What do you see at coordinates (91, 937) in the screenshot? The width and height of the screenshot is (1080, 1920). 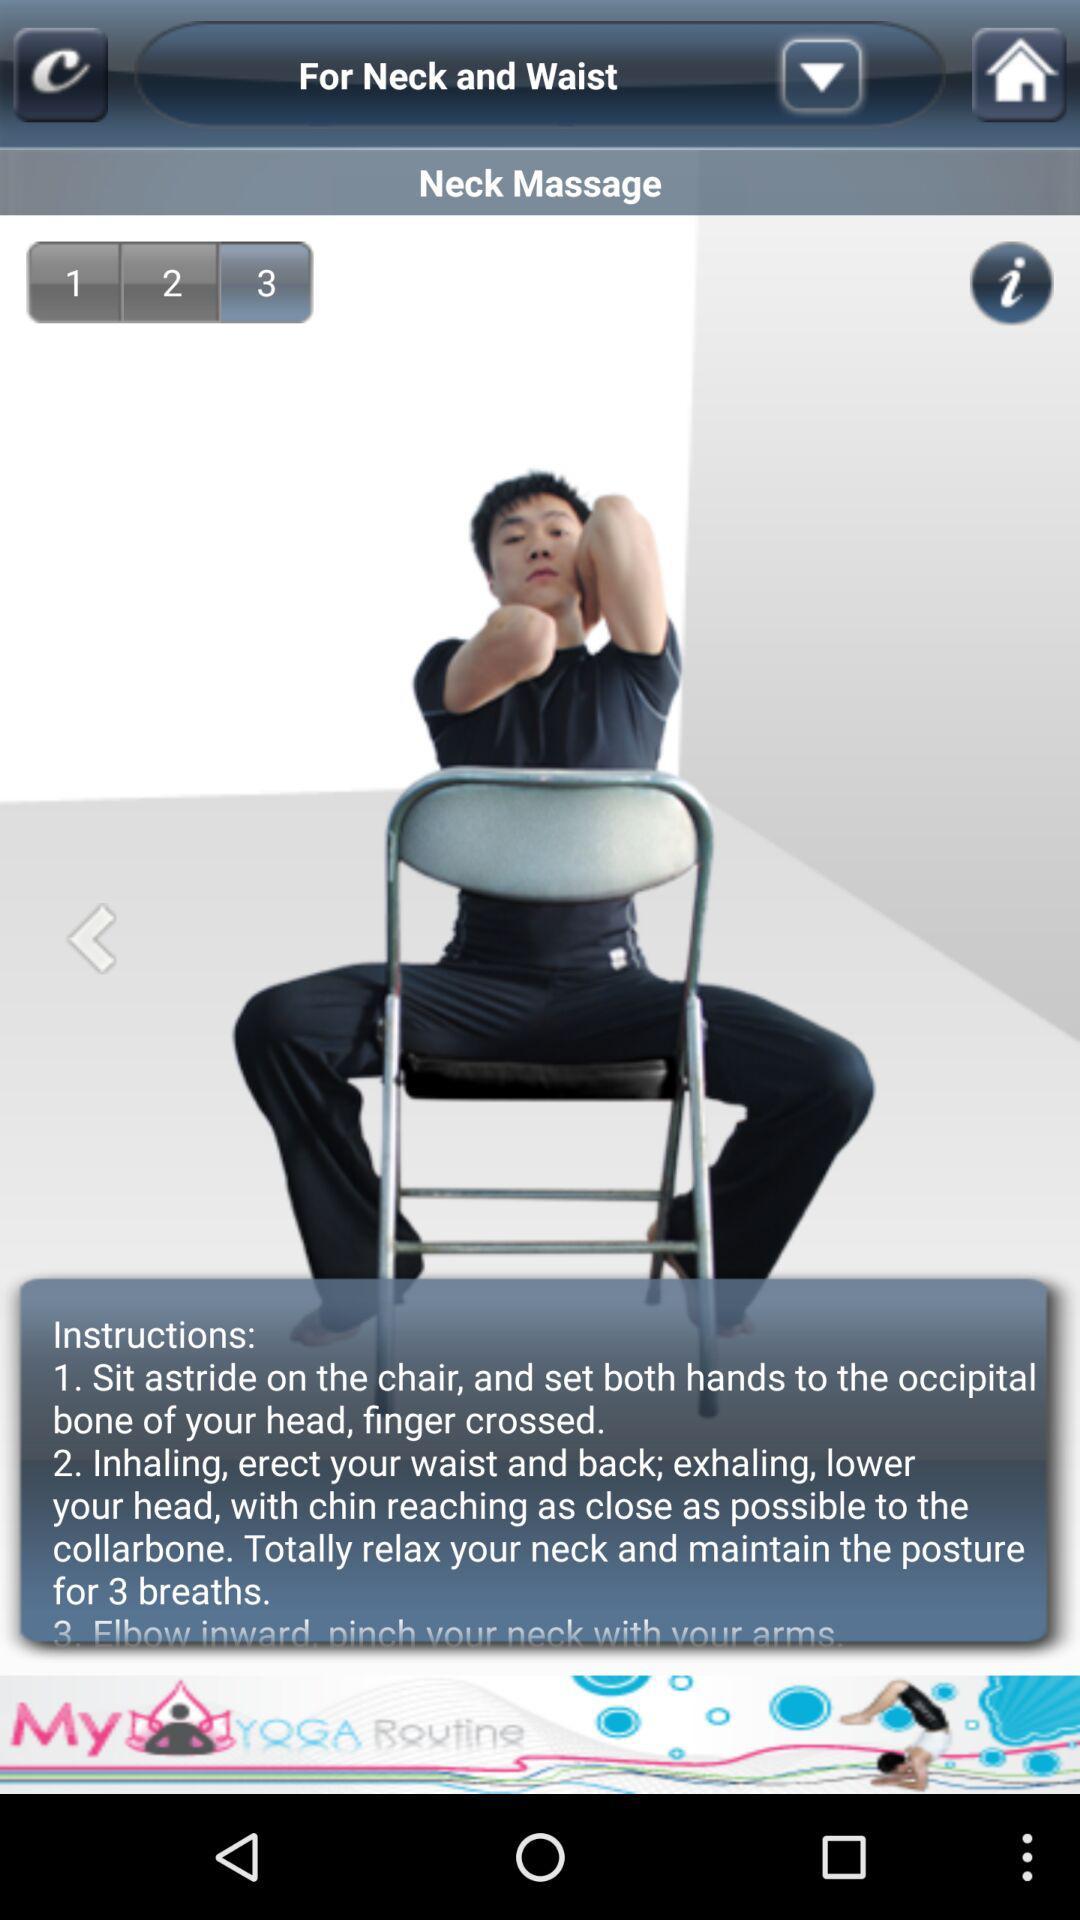 I see `app above the instructions 1 sit icon` at bounding box center [91, 937].